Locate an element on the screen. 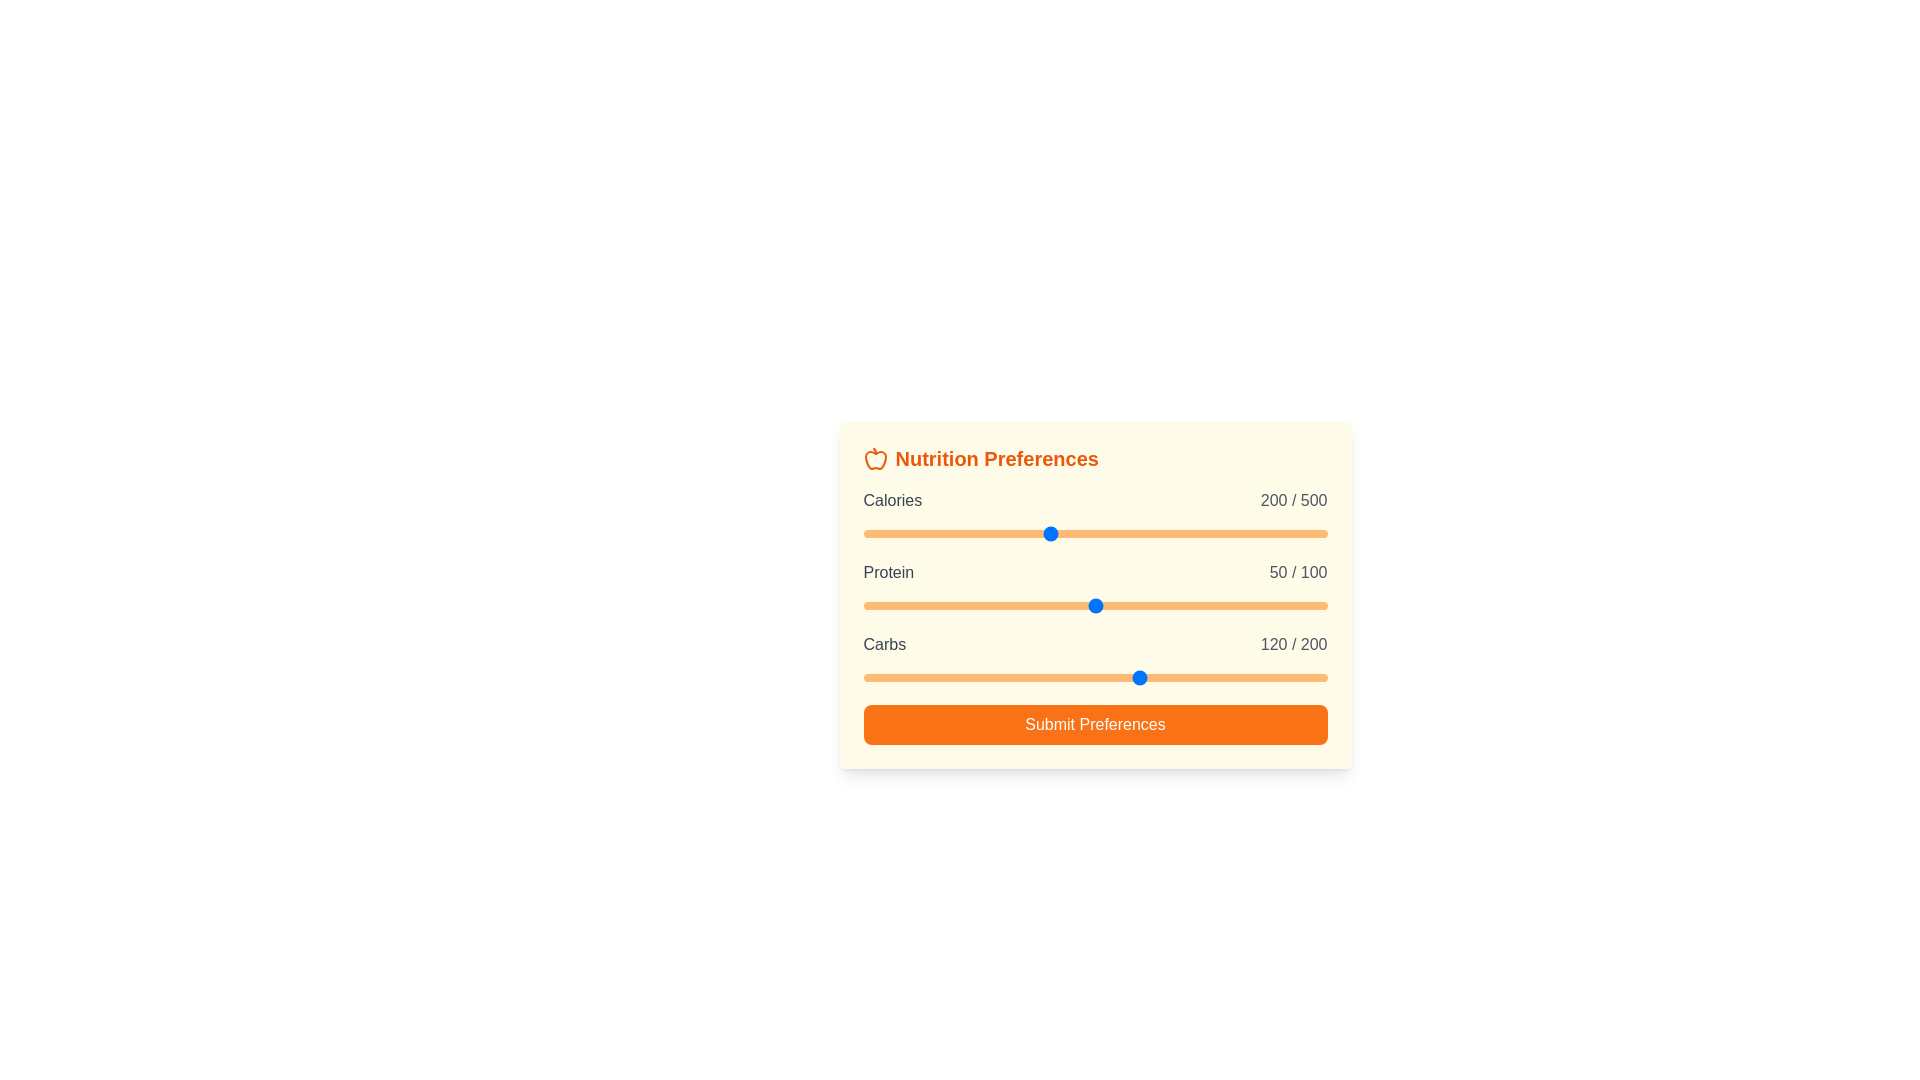 Image resolution: width=1920 pixels, height=1080 pixels. the 'Carbs' text label in the 'Nutrition Preferences' section, which is styled in medium font weight and gray color, located beside the number display '120 / 200' is located at coordinates (883, 644).